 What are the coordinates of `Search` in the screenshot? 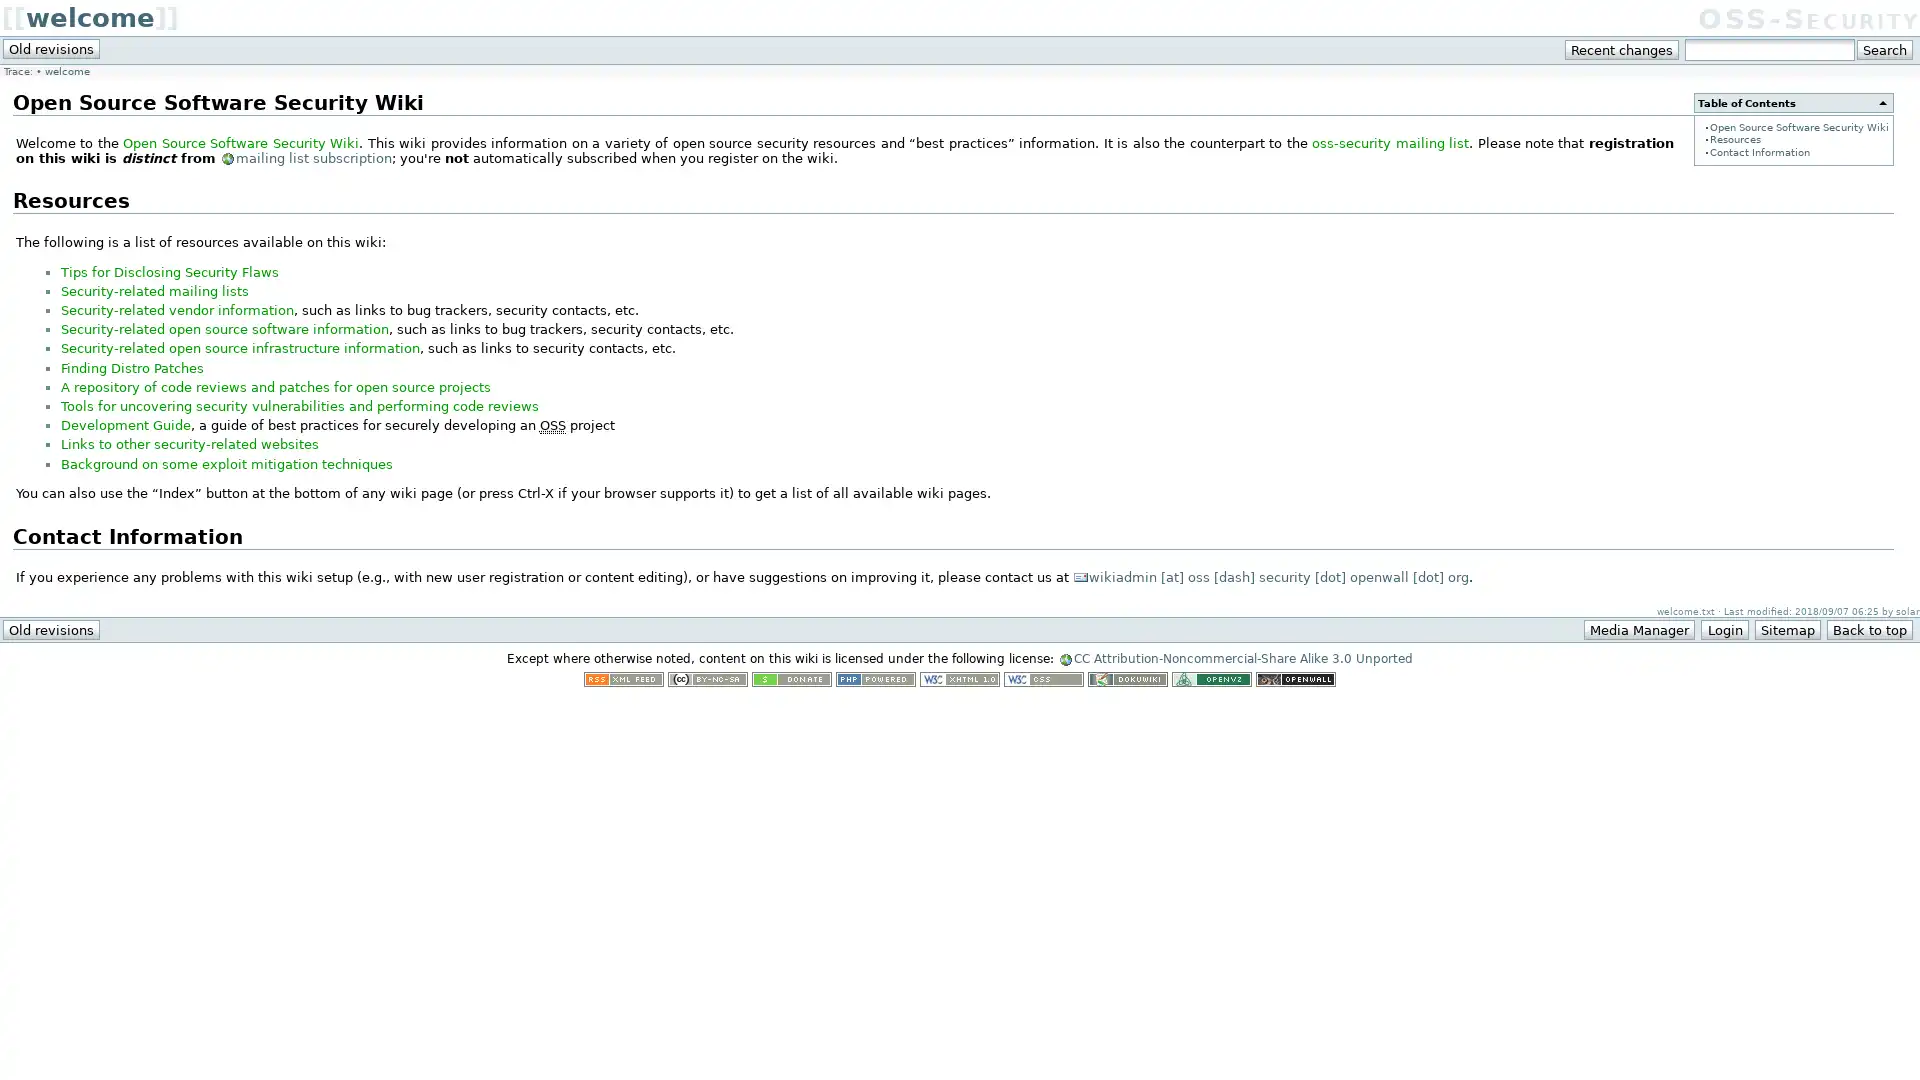 It's located at (1883, 49).